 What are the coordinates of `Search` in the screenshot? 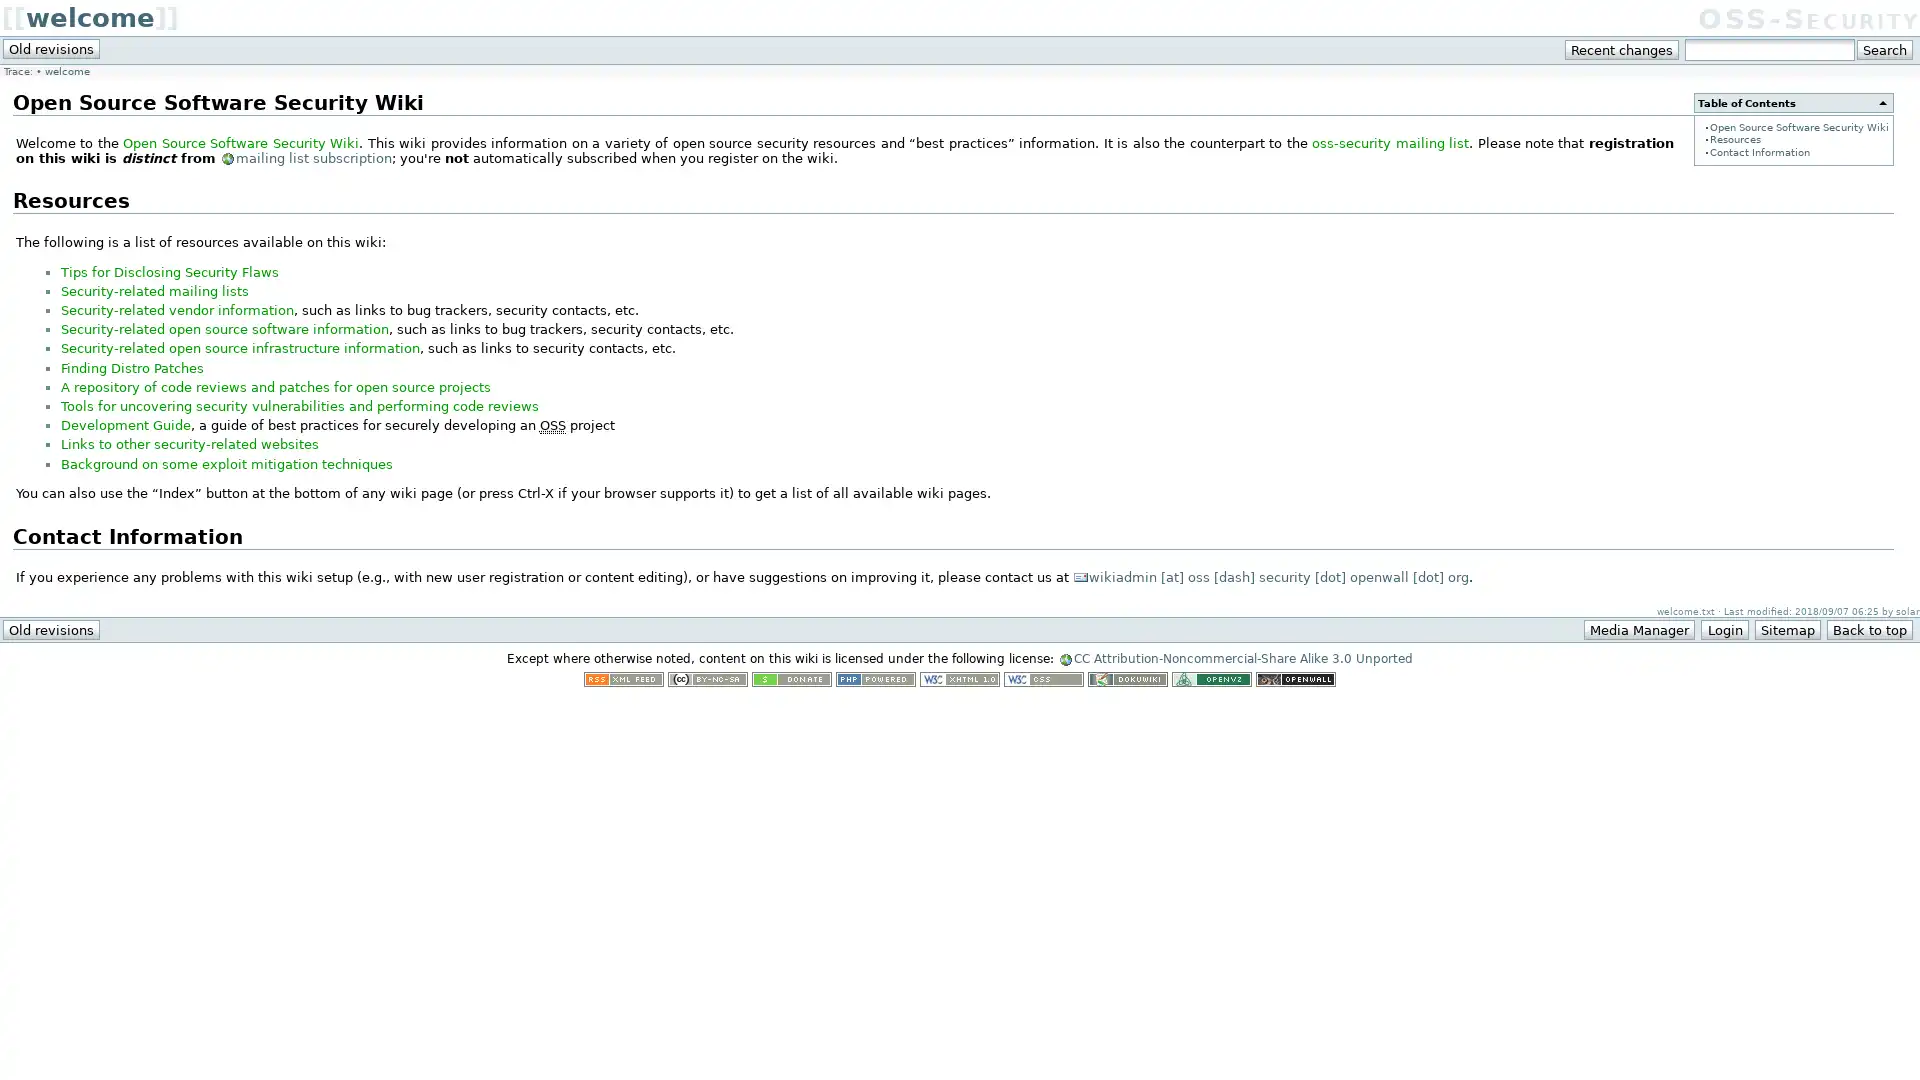 It's located at (1883, 49).